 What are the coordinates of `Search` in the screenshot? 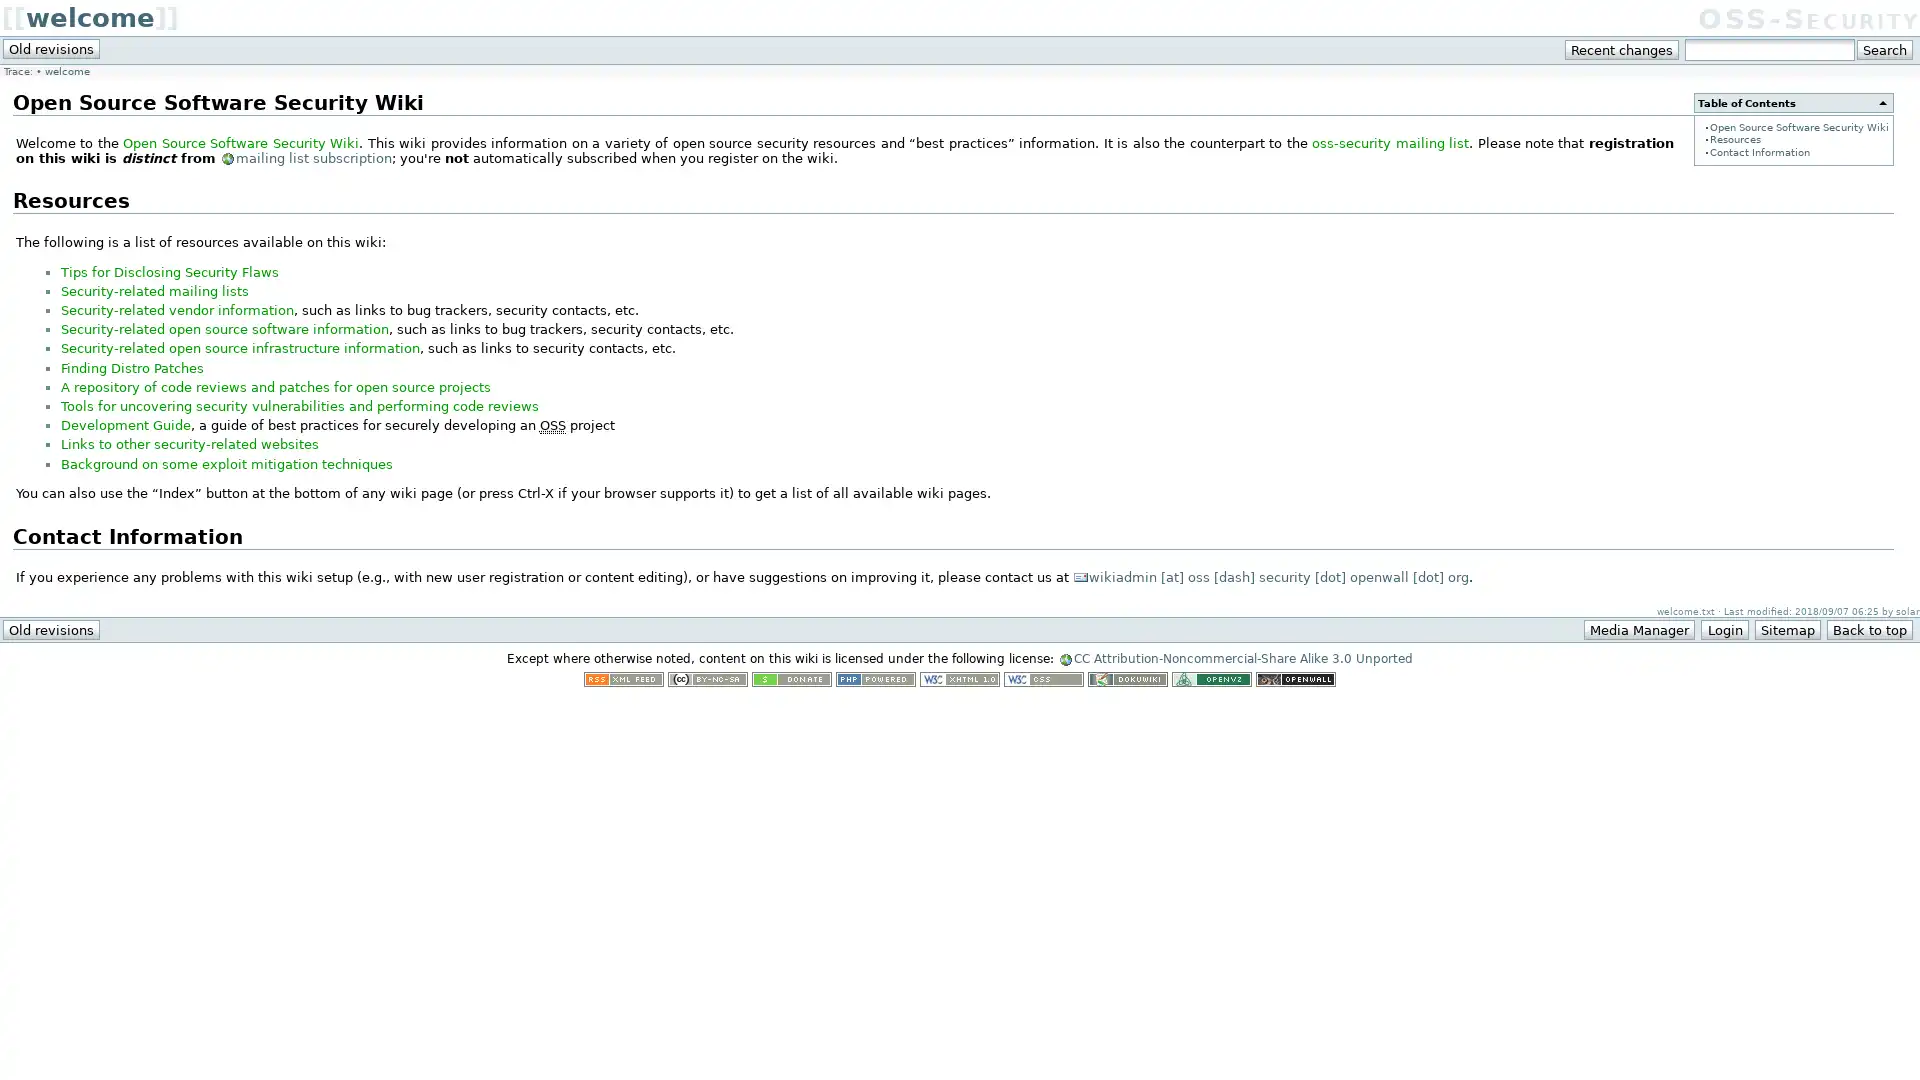 It's located at (1883, 49).